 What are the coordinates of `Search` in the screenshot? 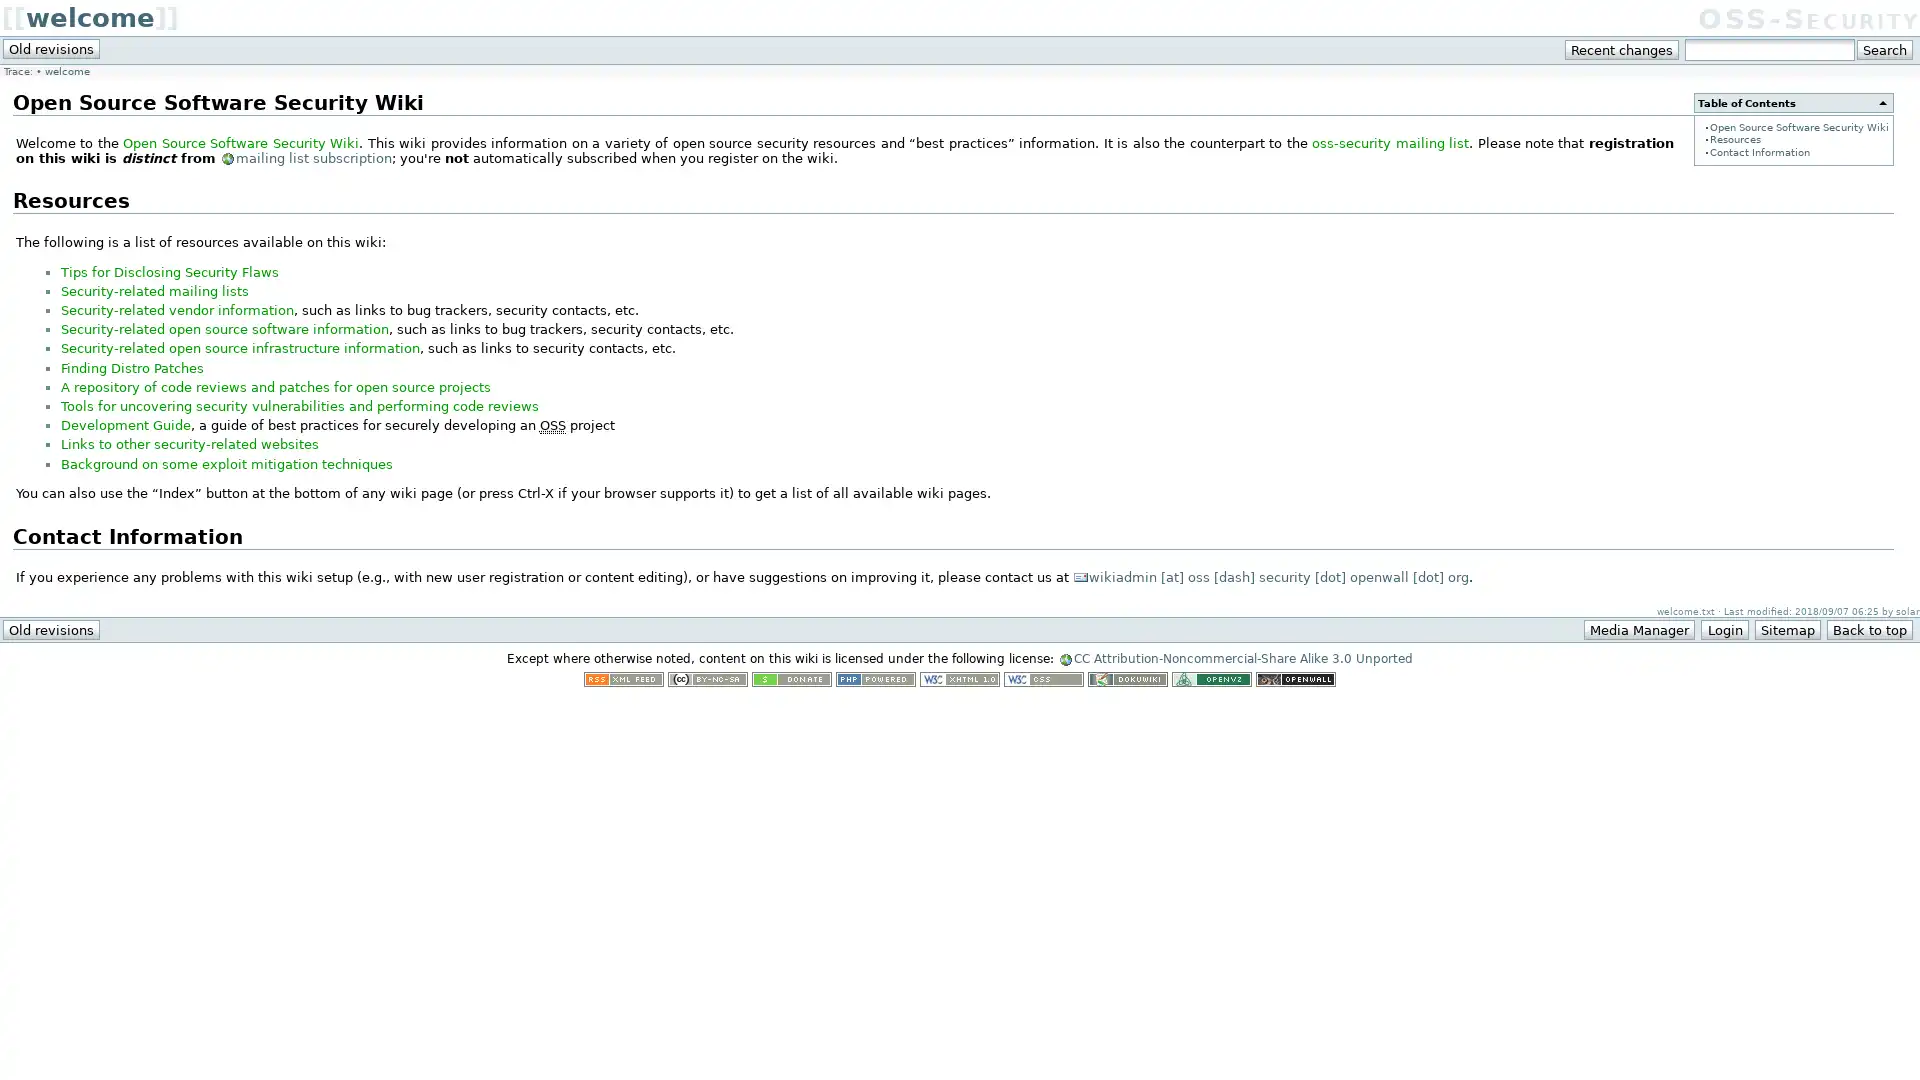 It's located at (1883, 49).